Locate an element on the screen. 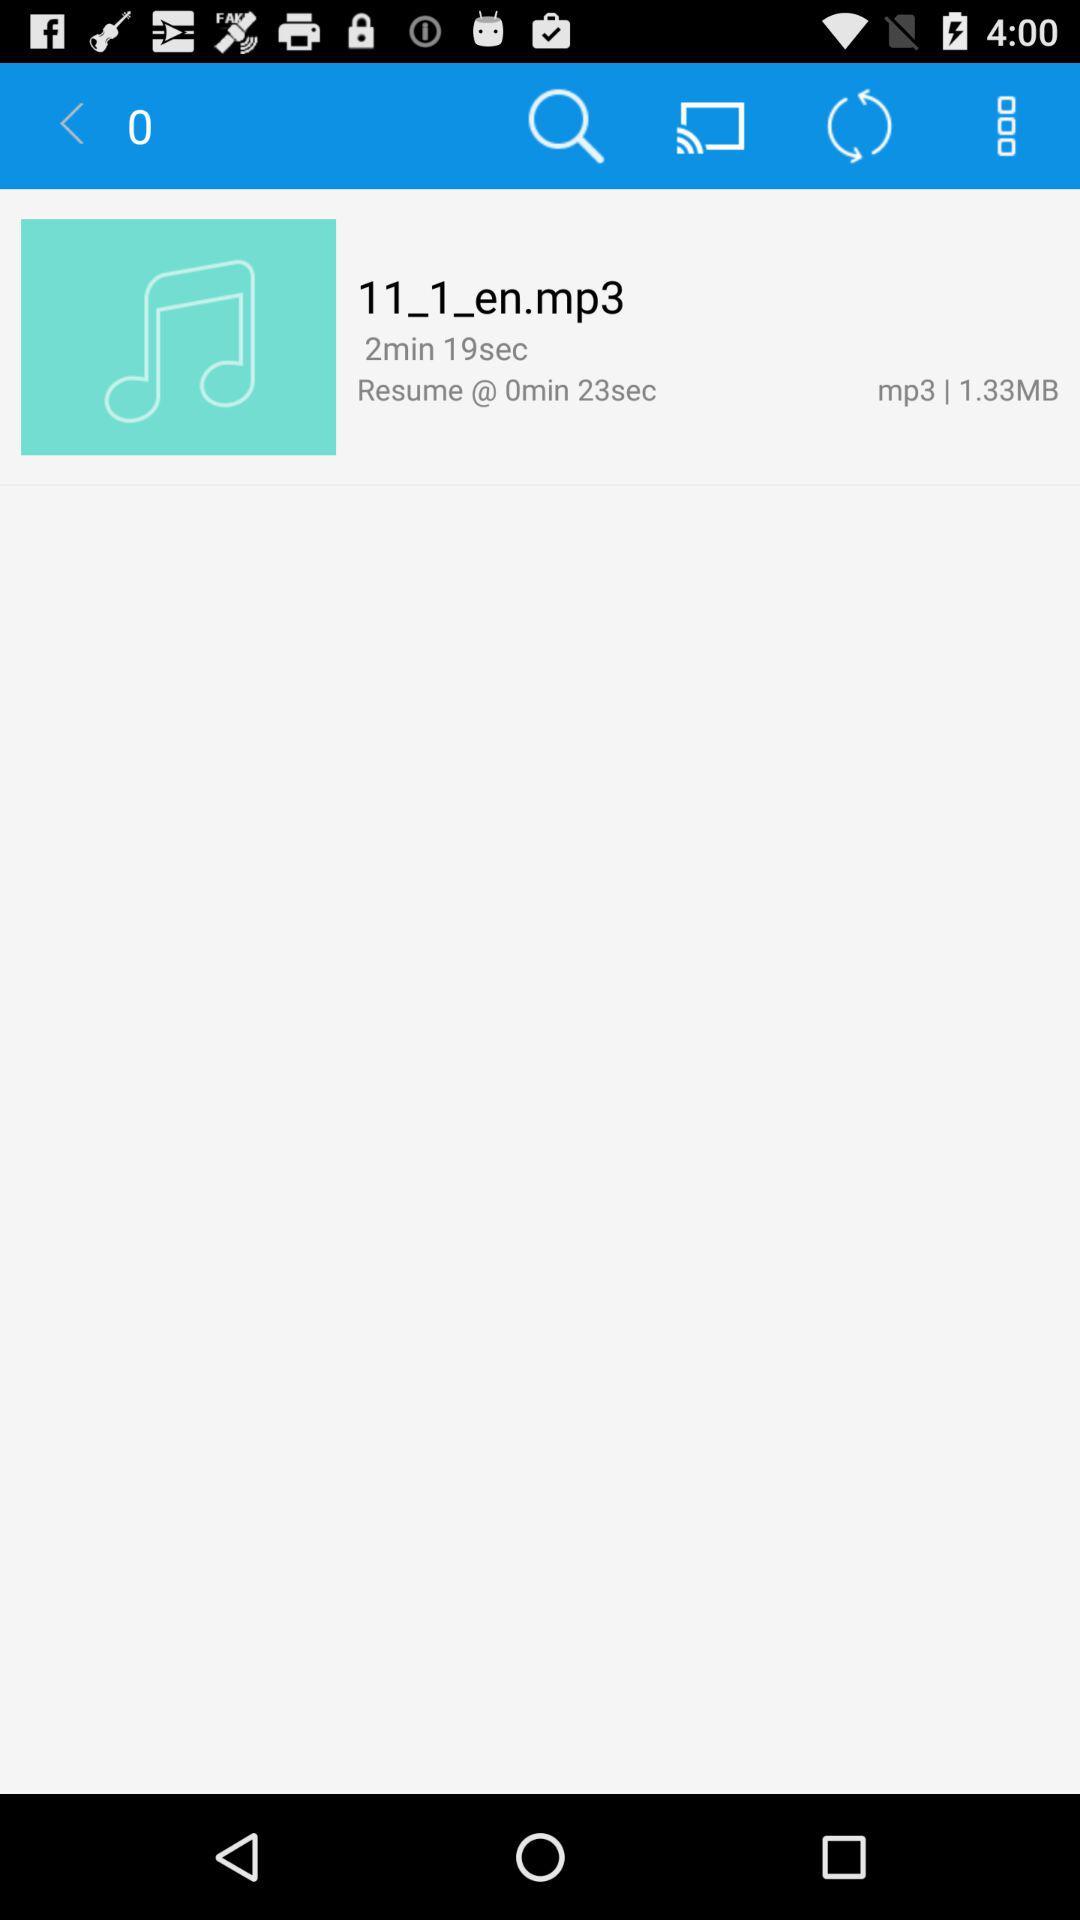 The width and height of the screenshot is (1080, 1920). button right to search button is located at coordinates (711, 124).